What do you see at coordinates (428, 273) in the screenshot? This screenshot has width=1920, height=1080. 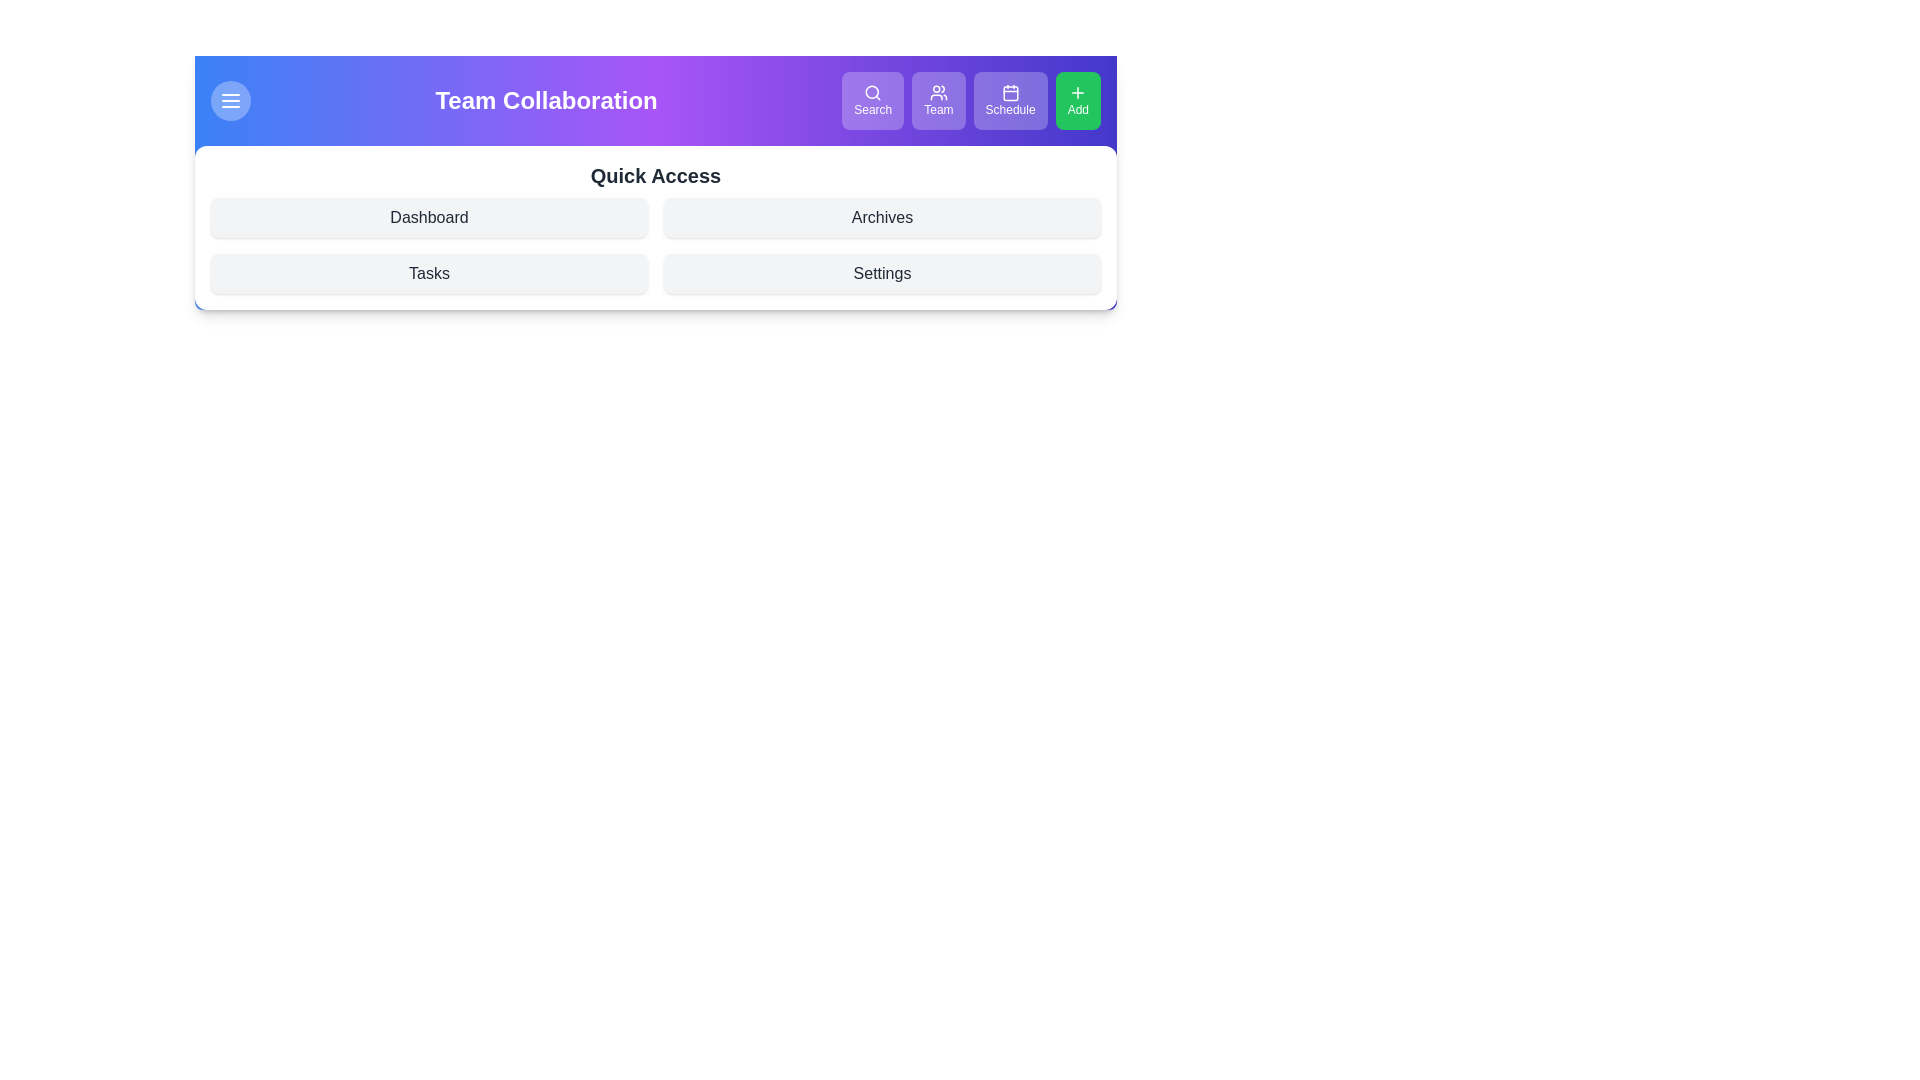 I see `the Quick Access link Tasks` at bounding box center [428, 273].